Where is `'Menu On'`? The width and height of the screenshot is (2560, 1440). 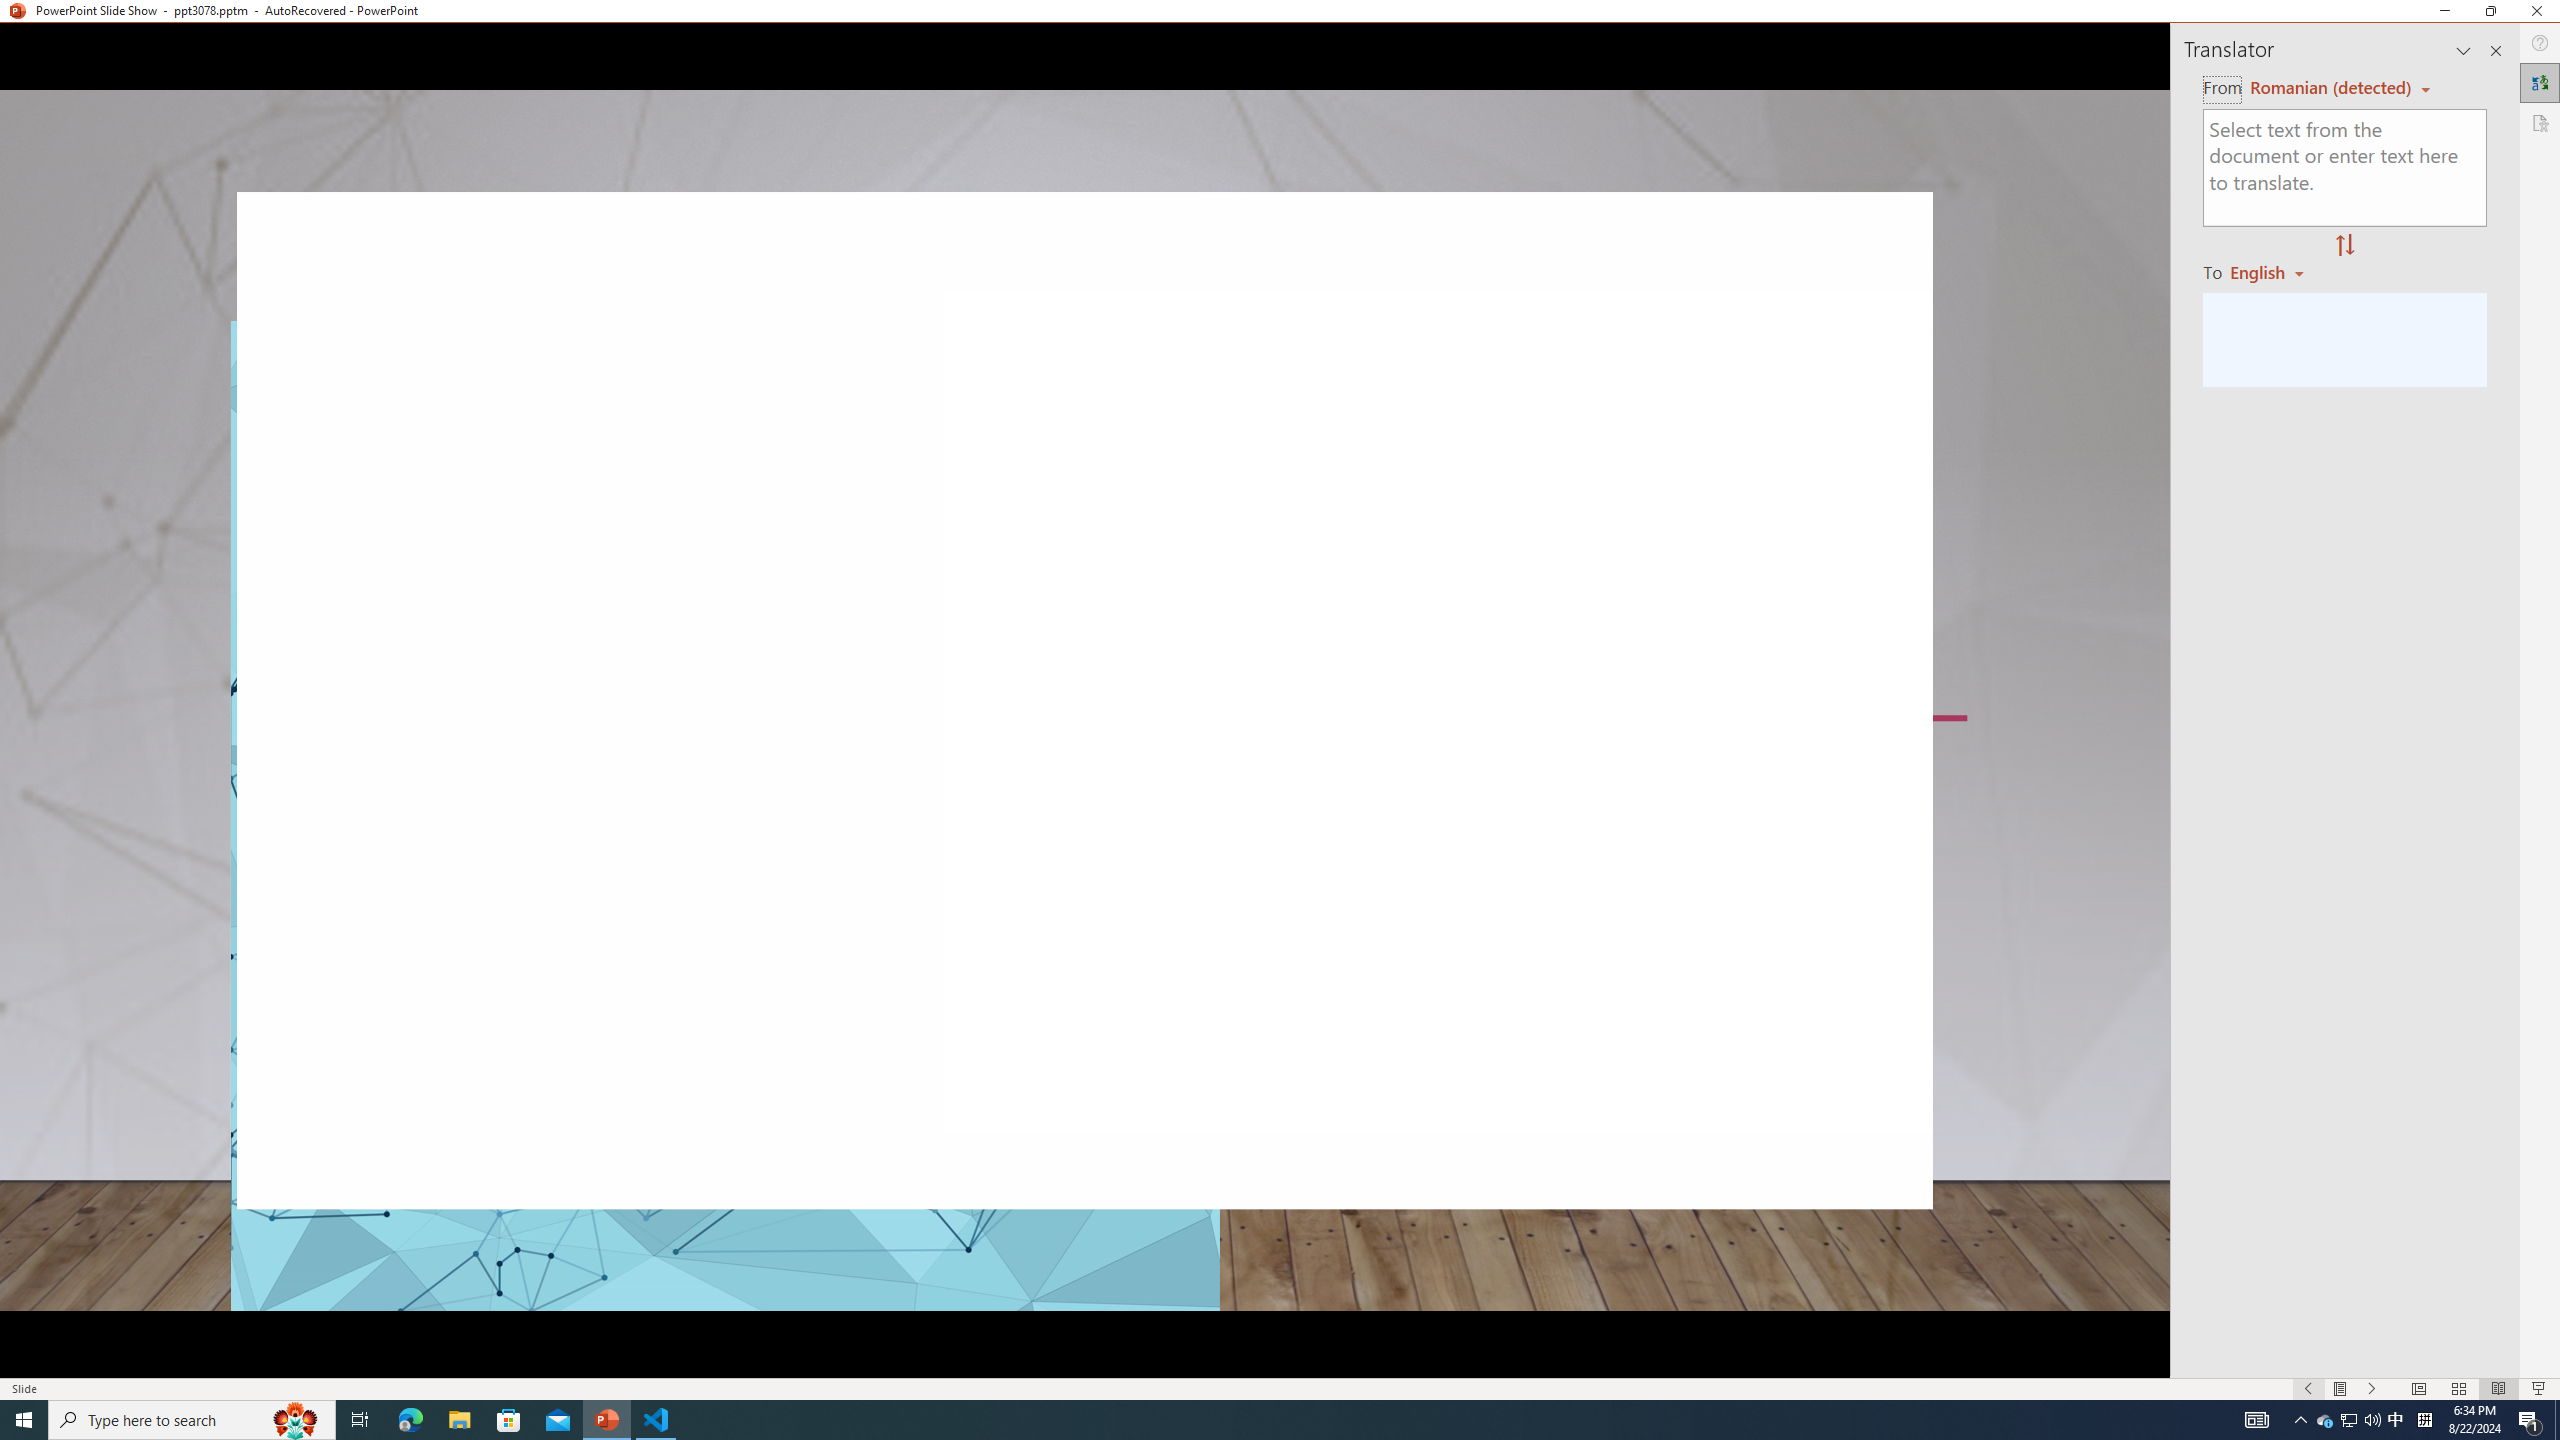 'Menu On' is located at coordinates (2340, 1389).